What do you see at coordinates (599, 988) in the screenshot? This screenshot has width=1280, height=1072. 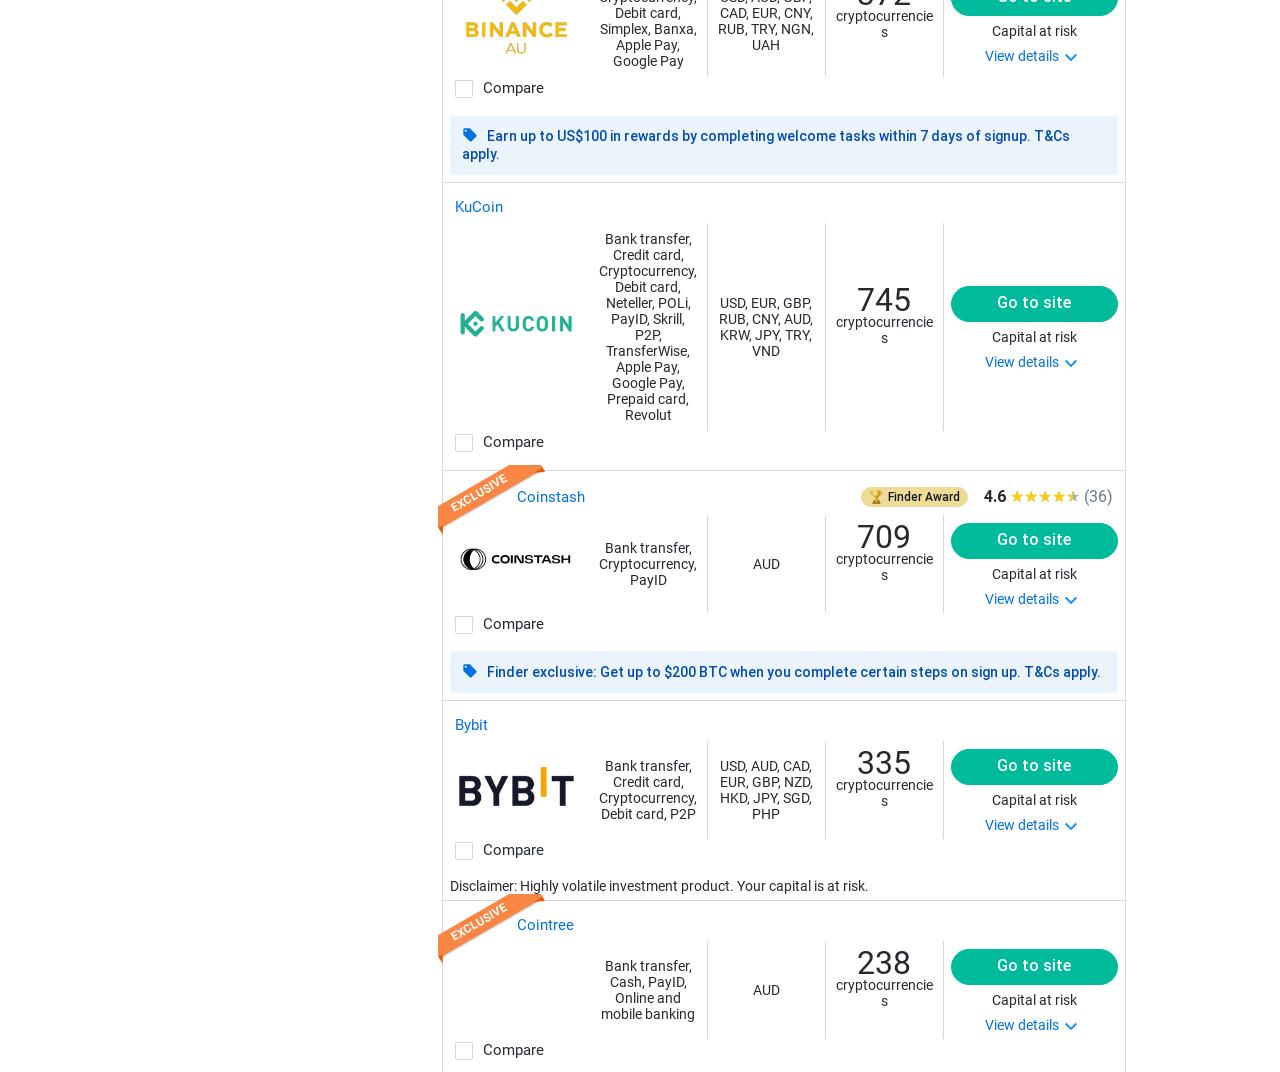 I see `'Bank transfer,           Cash,           PayID,          Online and mobile banking'` at bounding box center [599, 988].